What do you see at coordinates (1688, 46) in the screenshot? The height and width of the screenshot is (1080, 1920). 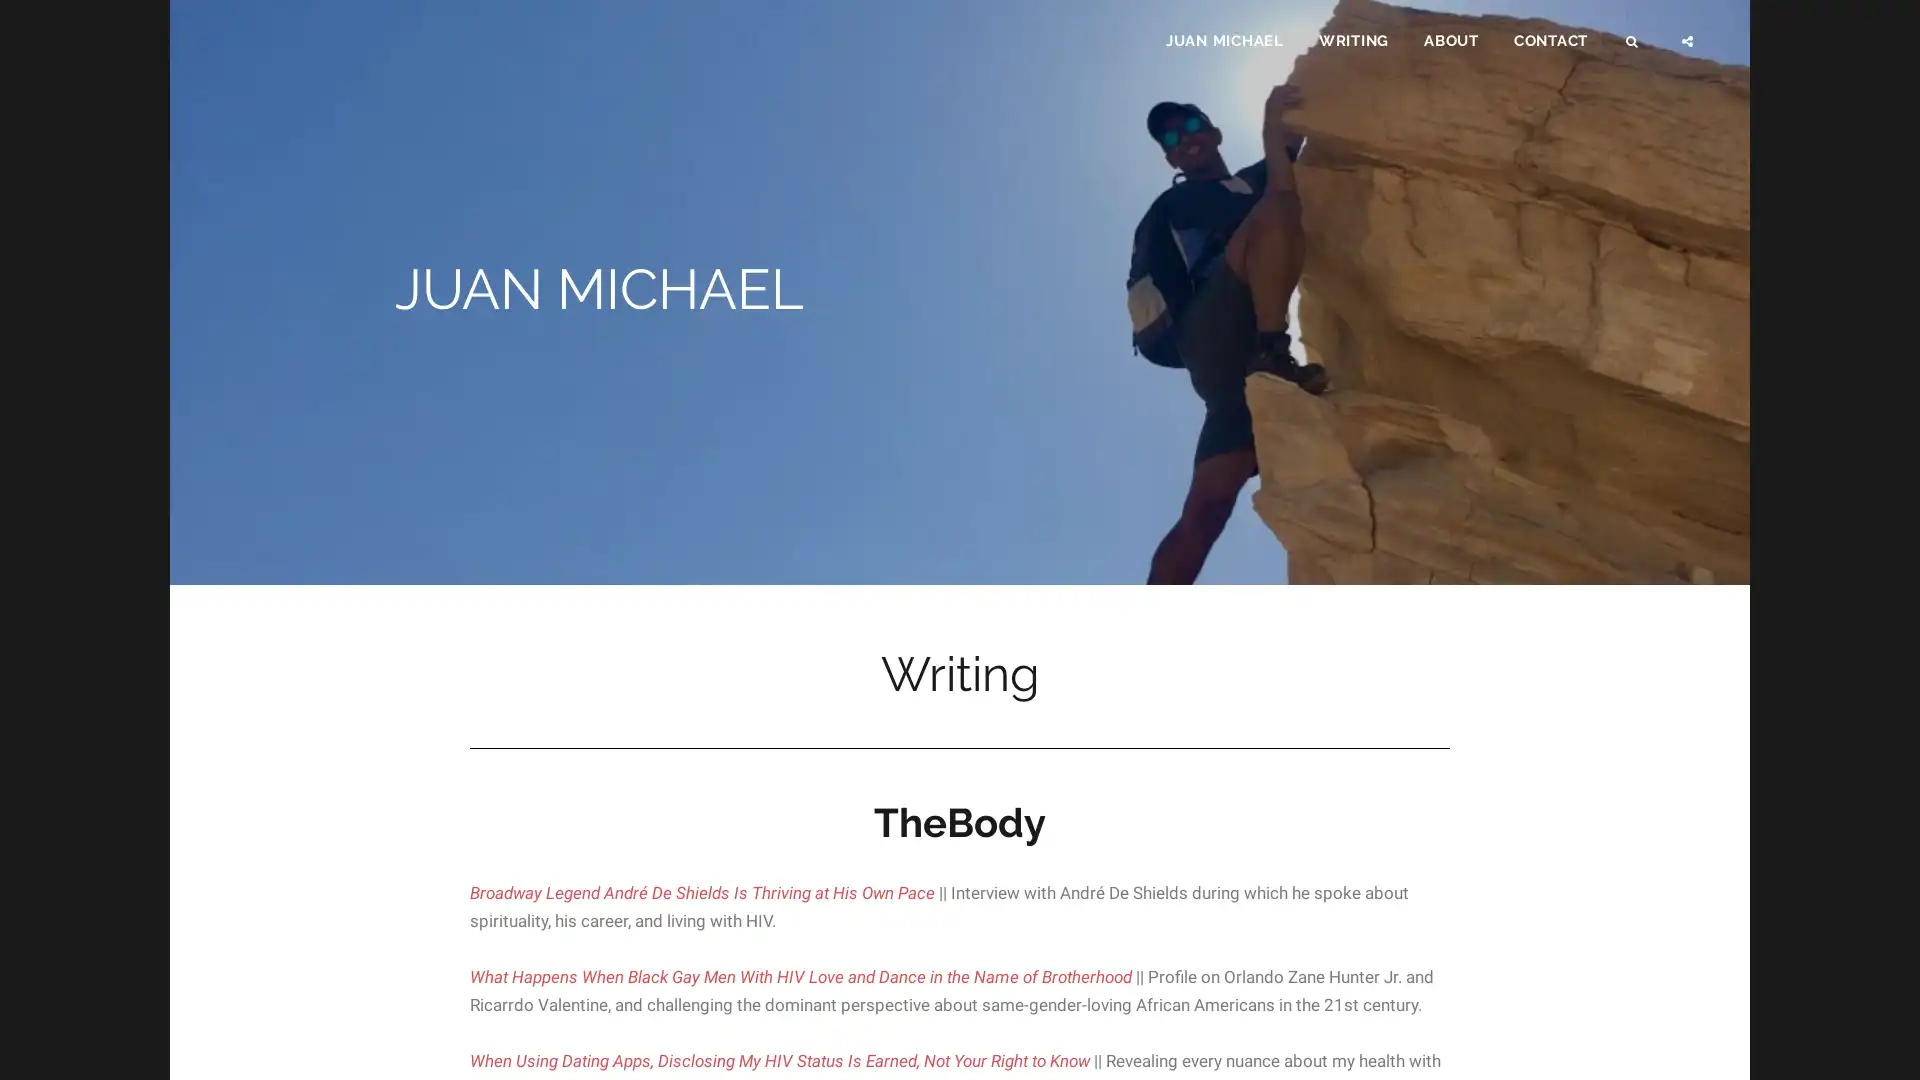 I see `SOCIAL MENU` at bounding box center [1688, 46].